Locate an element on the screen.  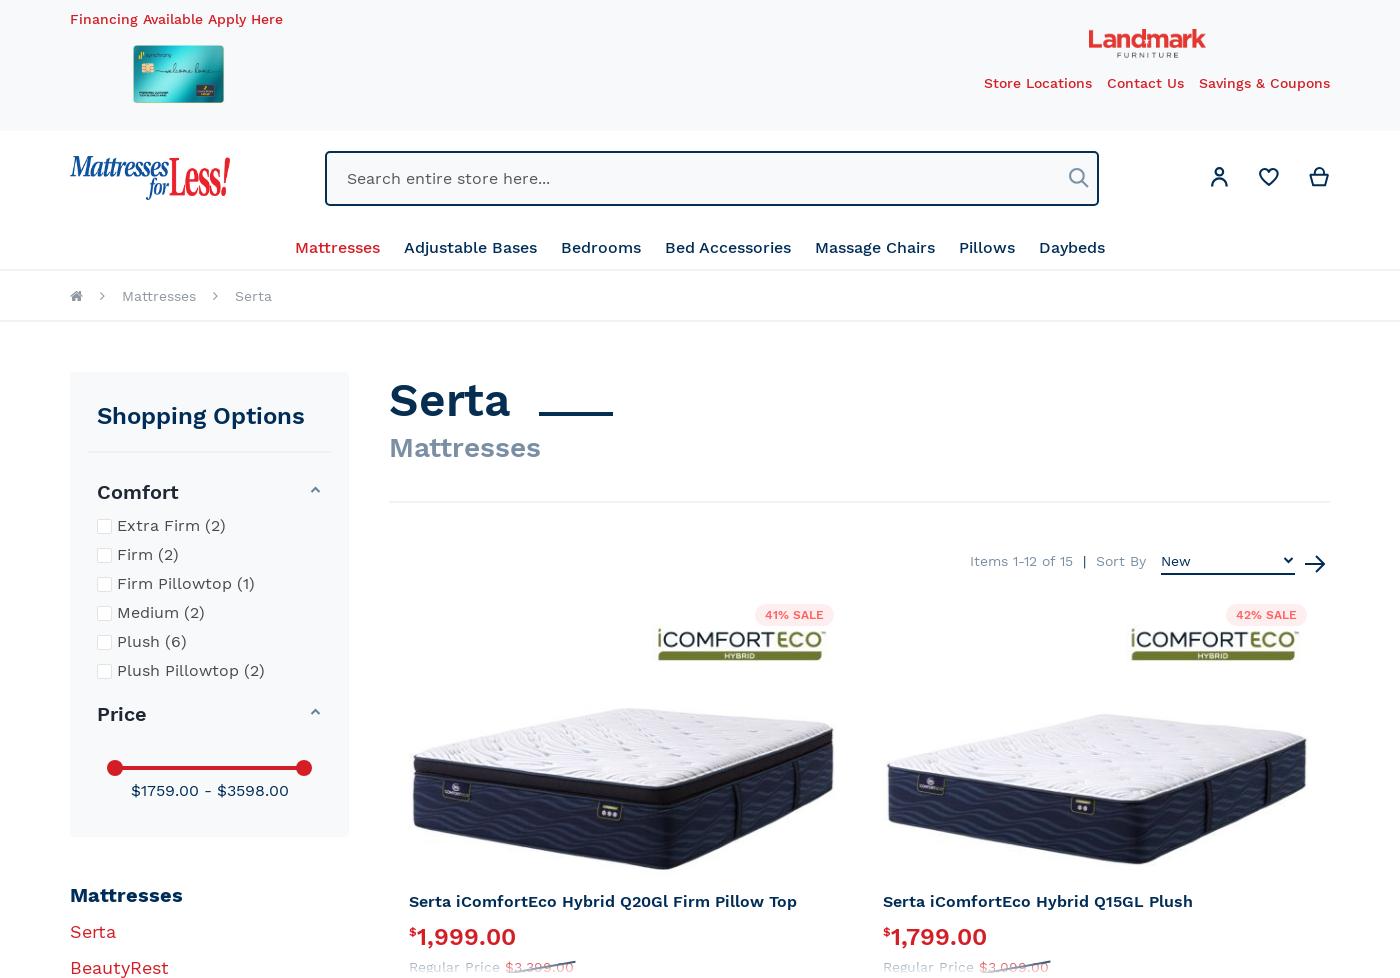
'Plush' is located at coordinates (138, 641).